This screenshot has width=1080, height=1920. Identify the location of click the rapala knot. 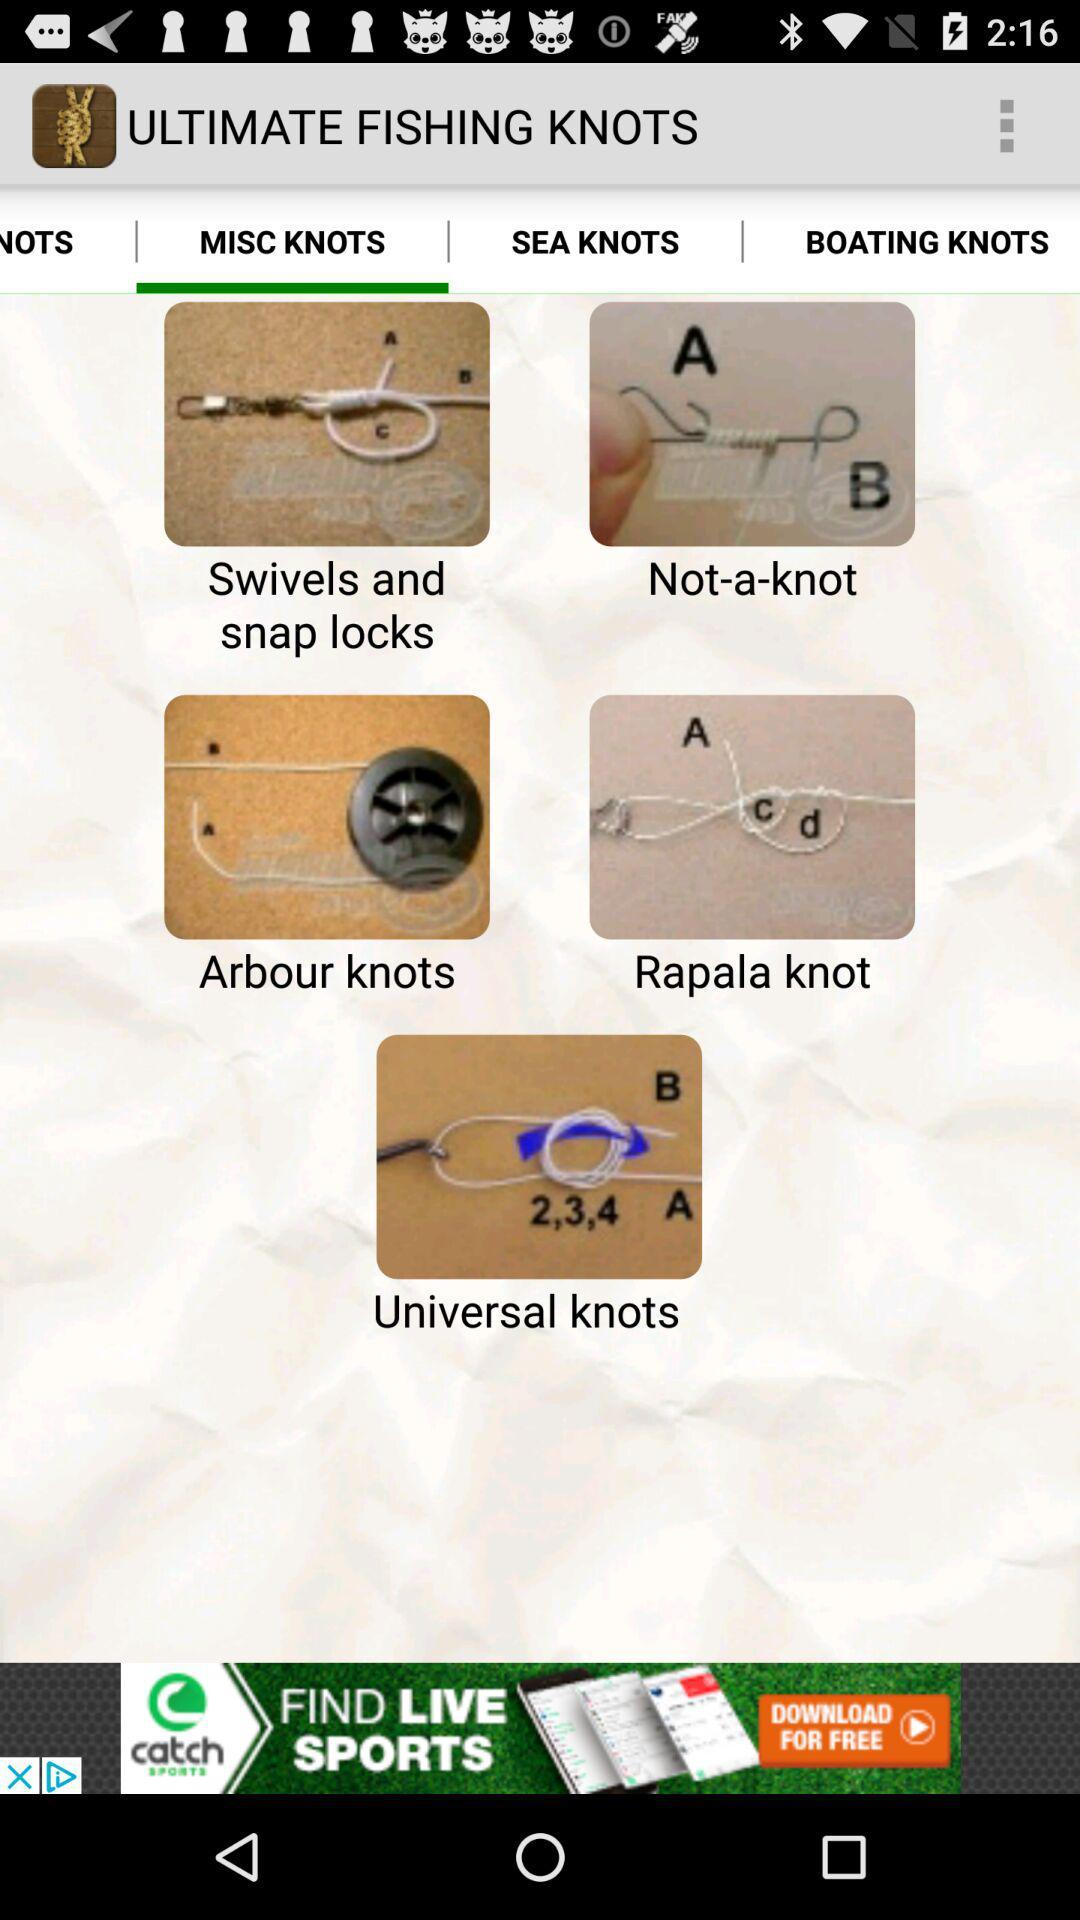
(752, 817).